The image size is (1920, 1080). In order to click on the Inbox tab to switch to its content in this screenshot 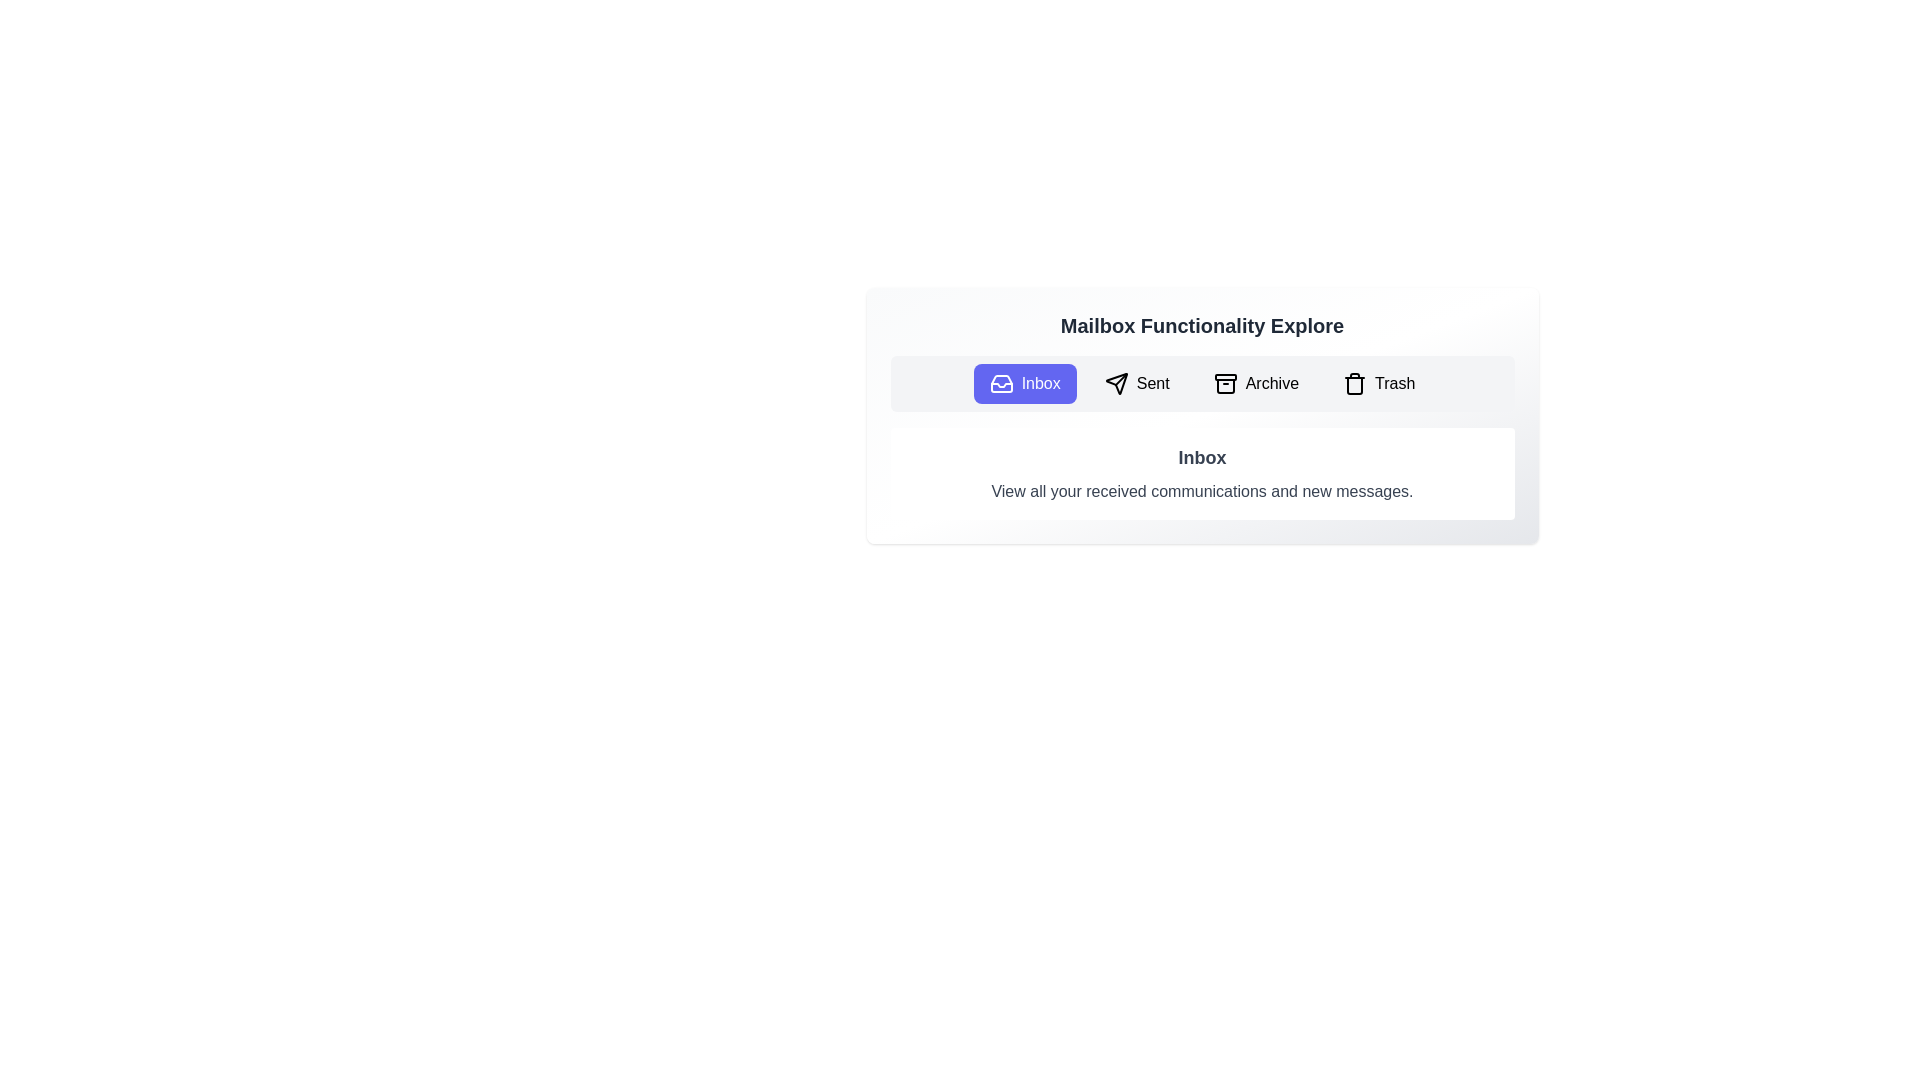, I will do `click(1025, 384)`.